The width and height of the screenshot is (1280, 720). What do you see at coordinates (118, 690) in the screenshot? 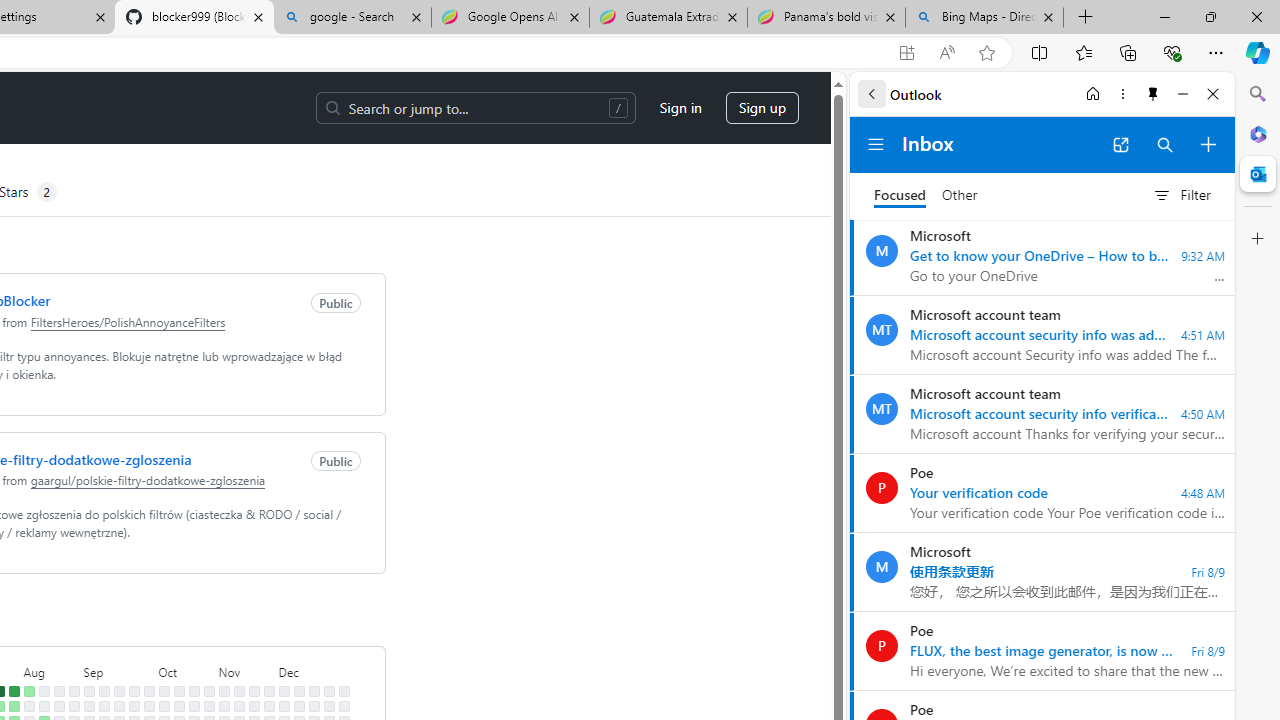
I see `'No contributions on September 15th.'` at bounding box center [118, 690].